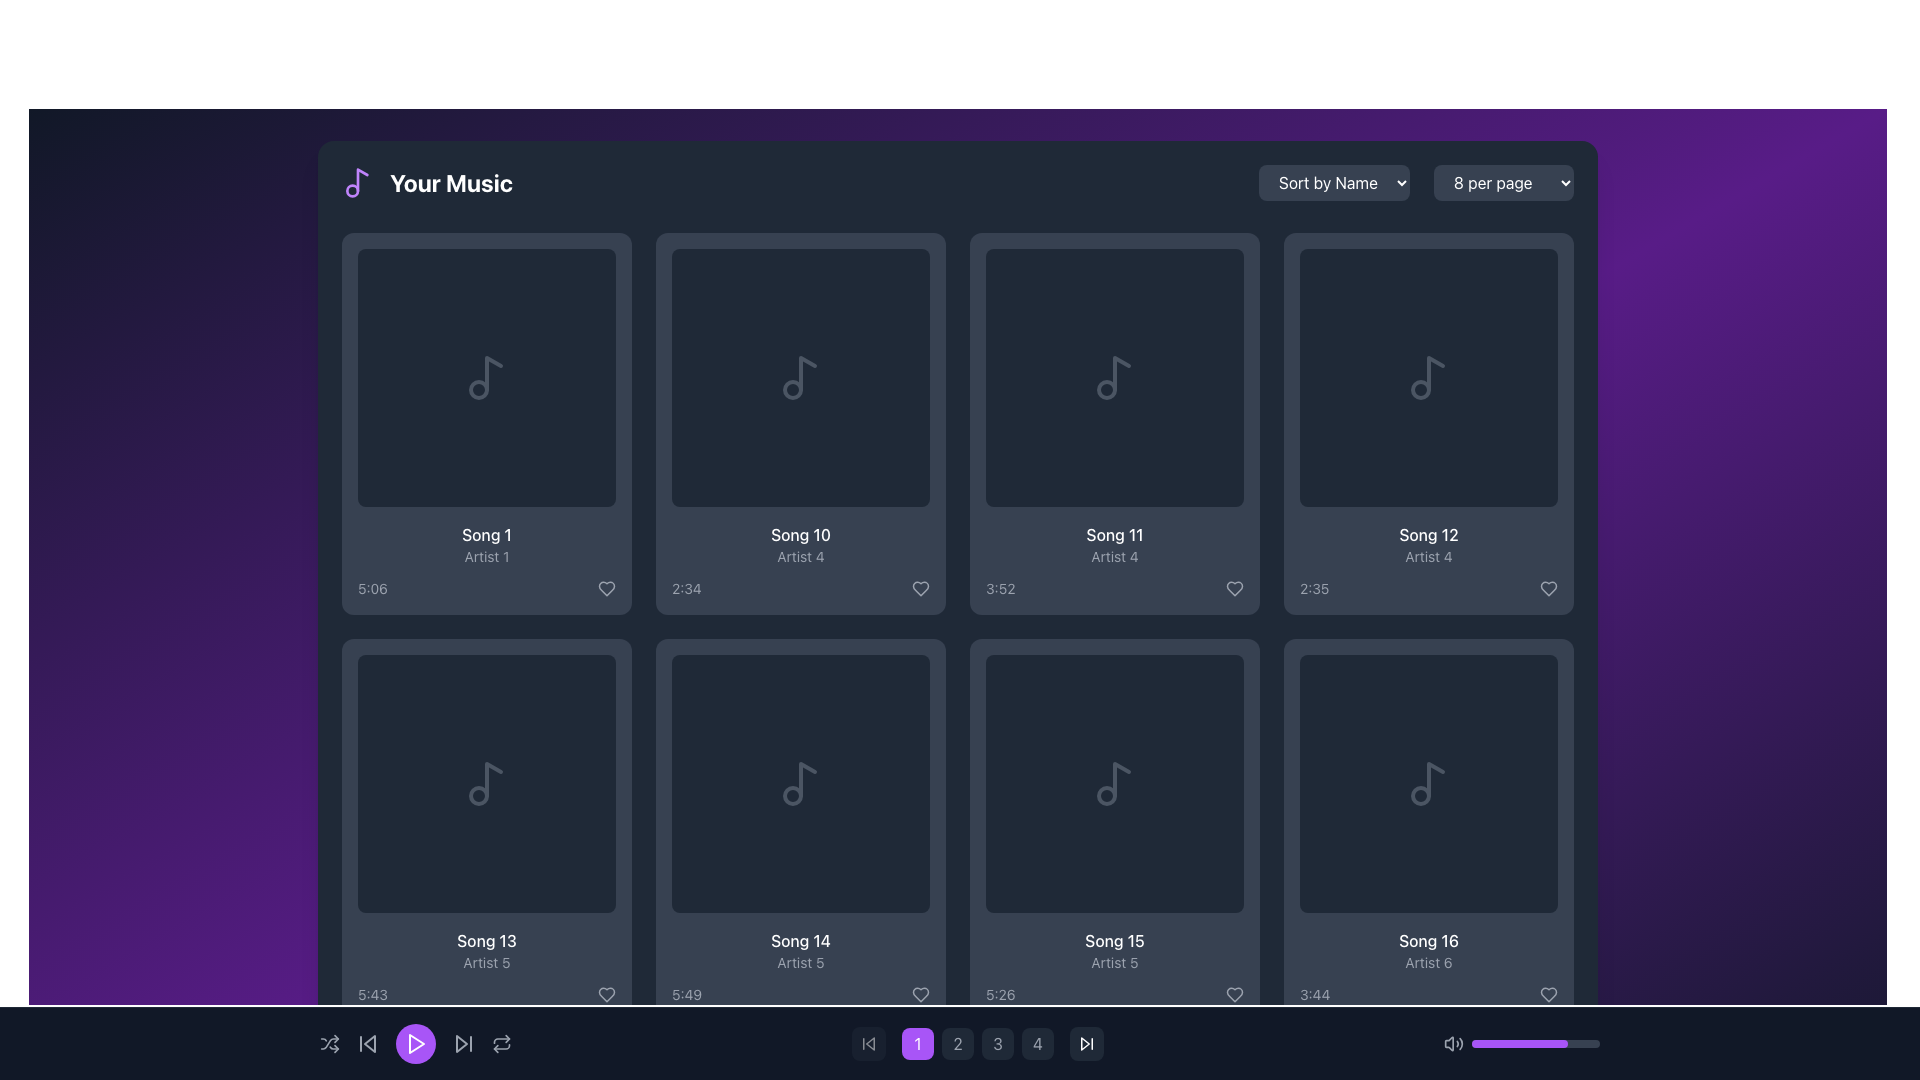  I want to click on the circular button with a purple background and white text displaying '1', so click(916, 1043).